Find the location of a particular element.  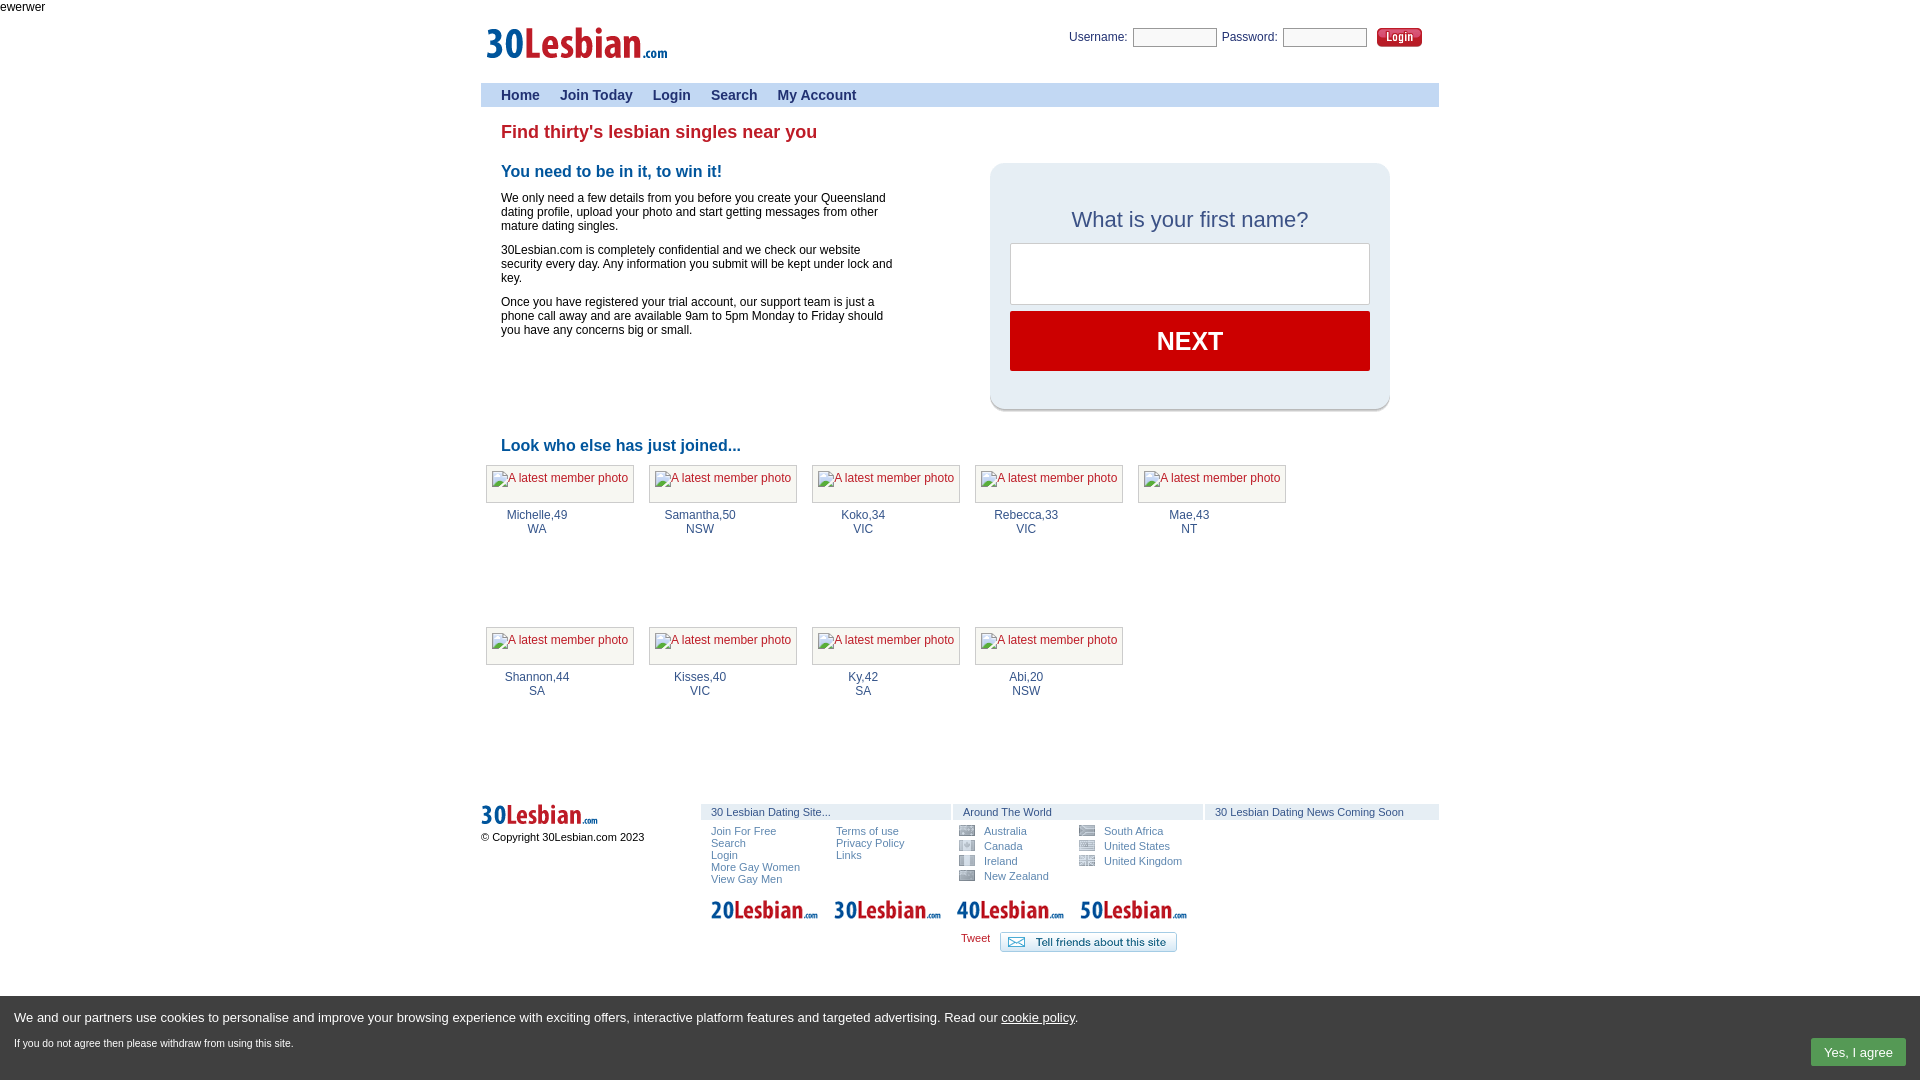

'Canada' is located at coordinates (1011, 845).